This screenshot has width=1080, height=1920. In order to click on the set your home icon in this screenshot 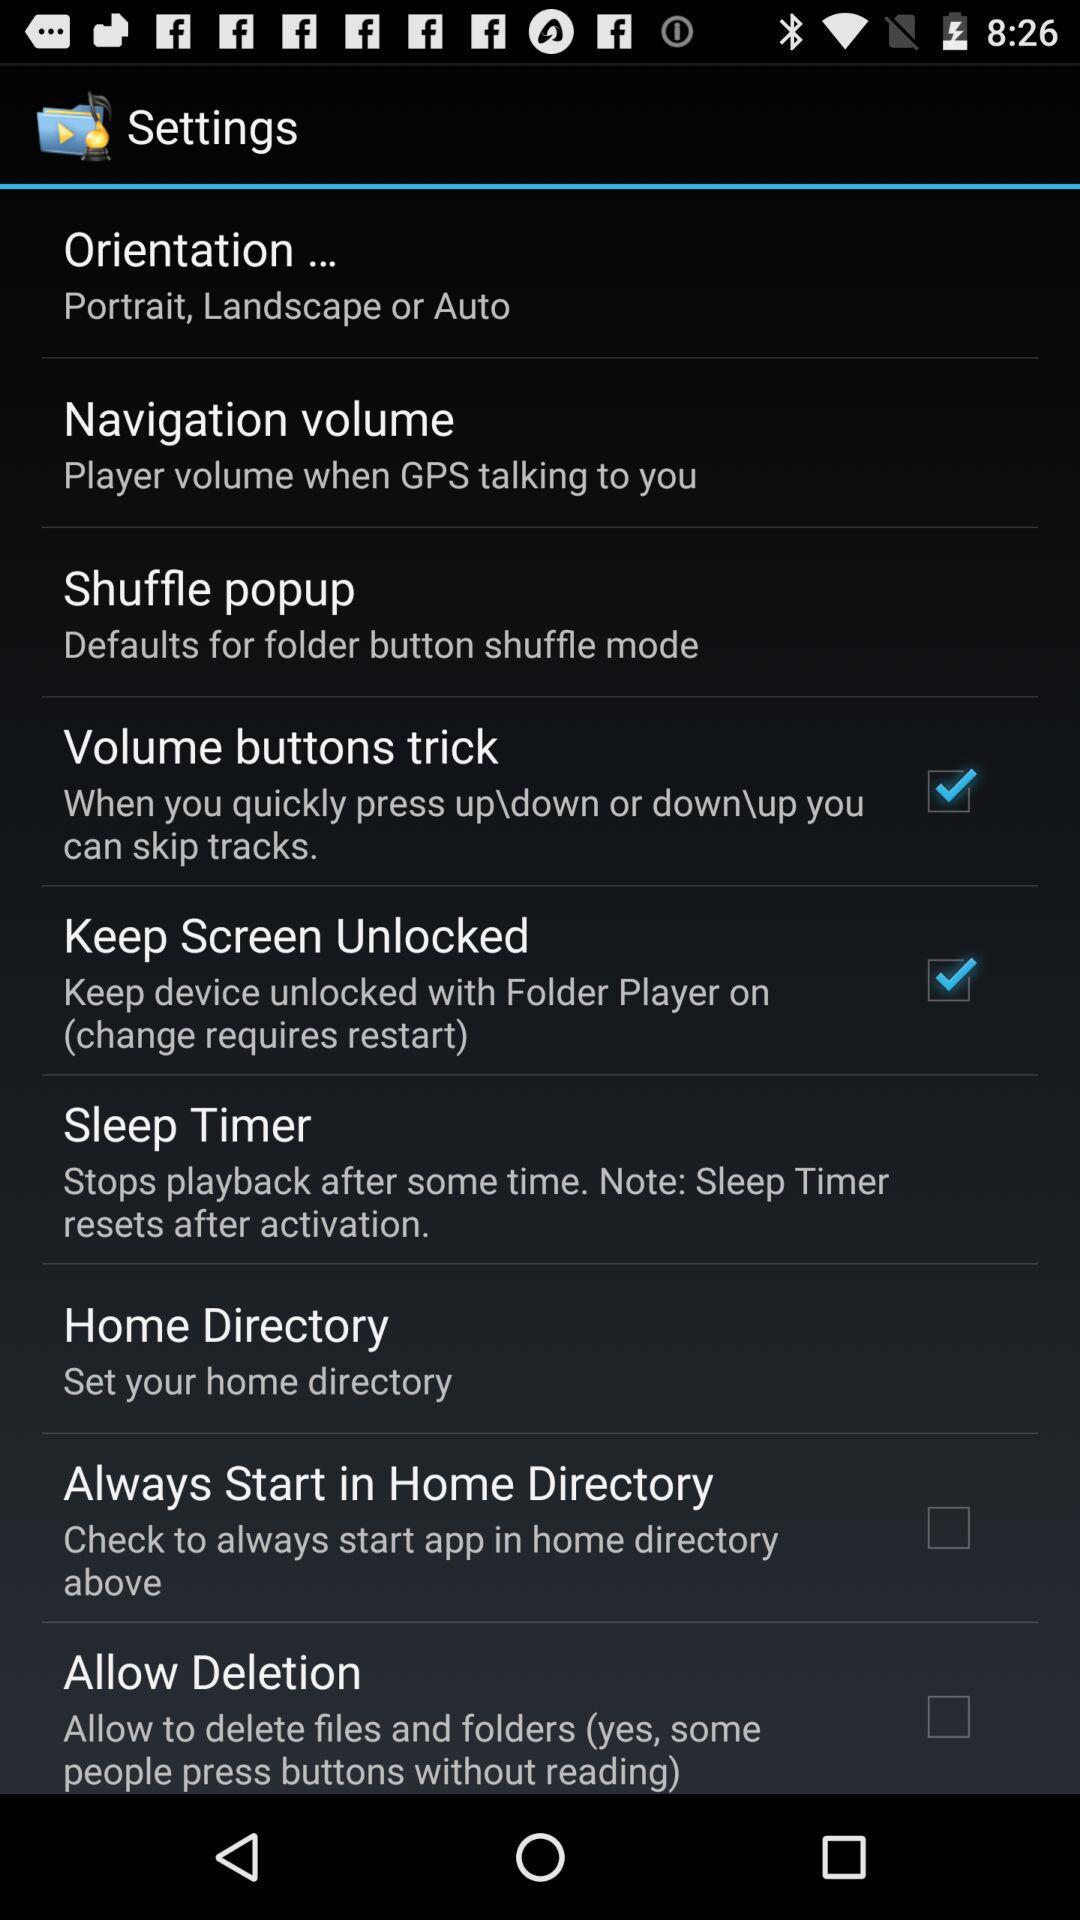, I will do `click(256, 1379)`.